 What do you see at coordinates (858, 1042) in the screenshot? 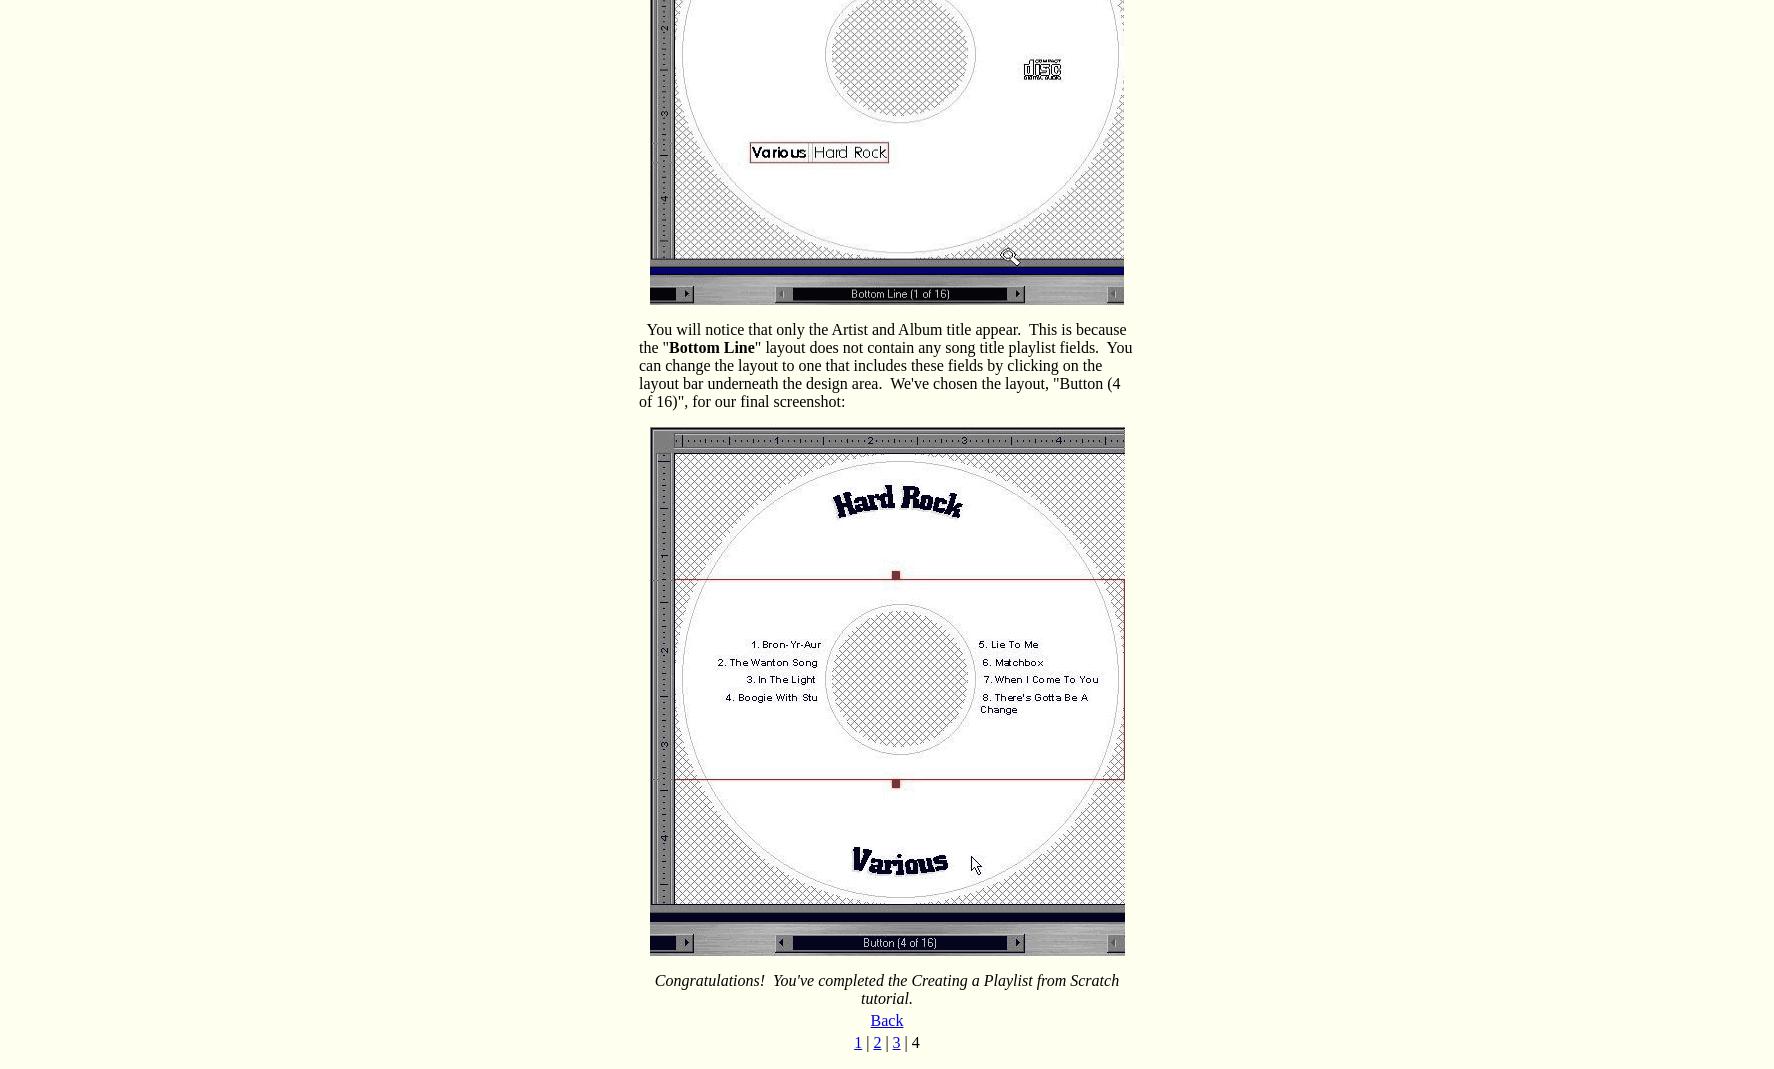
I see `'1'` at bounding box center [858, 1042].